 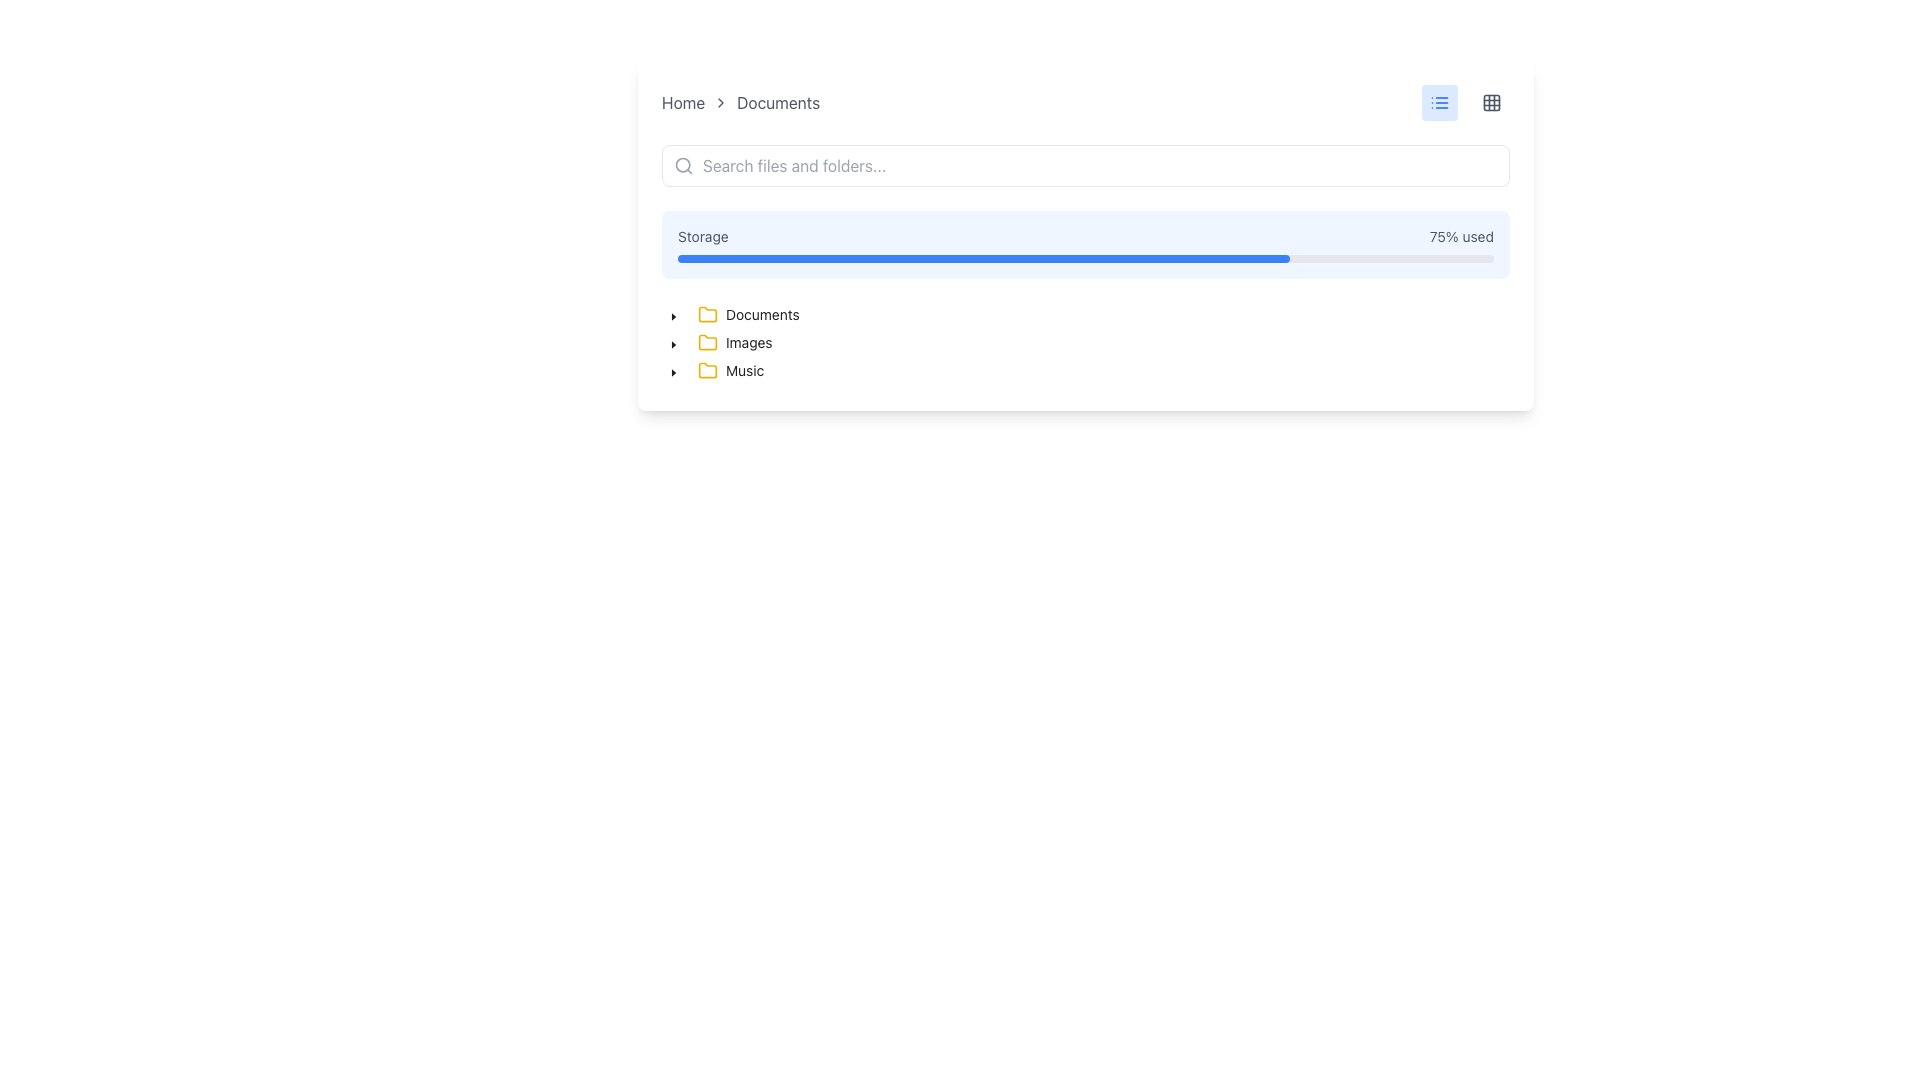 What do you see at coordinates (684, 164) in the screenshot?
I see `the search icon represented by a gray magnifying glass to initiate a search action` at bounding box center [684, 164].